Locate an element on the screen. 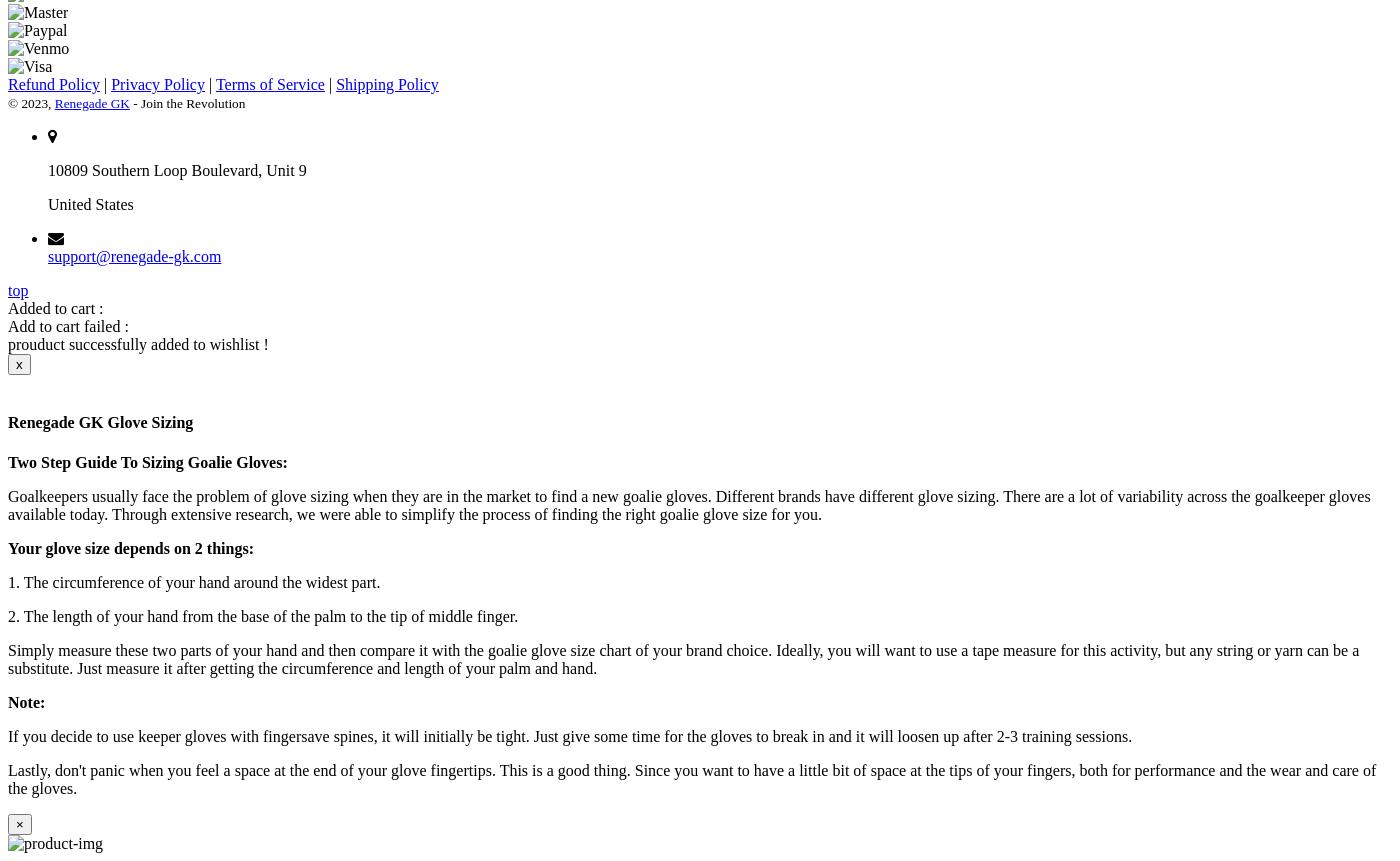 This screenshot has height=861, width=1400. '- Join the Revolution' is located at coordinates (128, 102).